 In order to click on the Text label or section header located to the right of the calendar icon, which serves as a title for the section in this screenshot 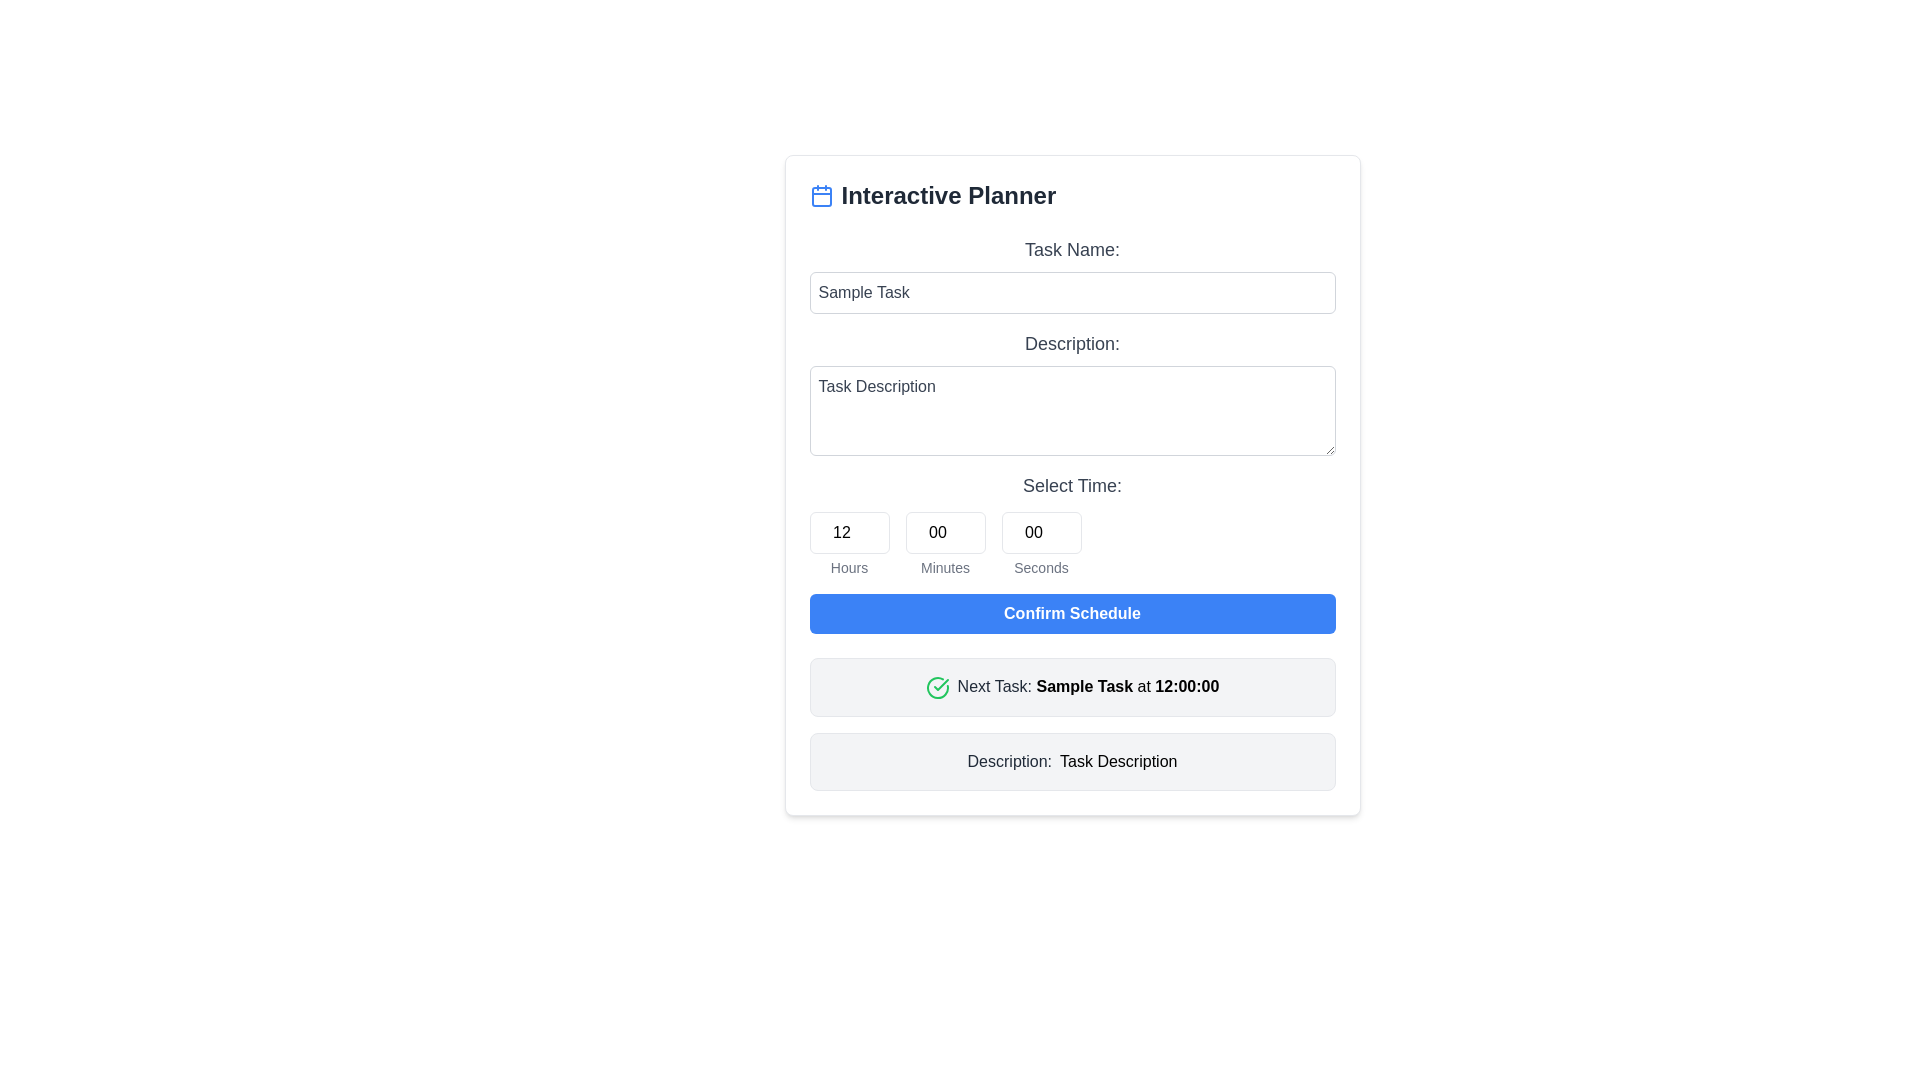, I will do `click(947, 196)`.